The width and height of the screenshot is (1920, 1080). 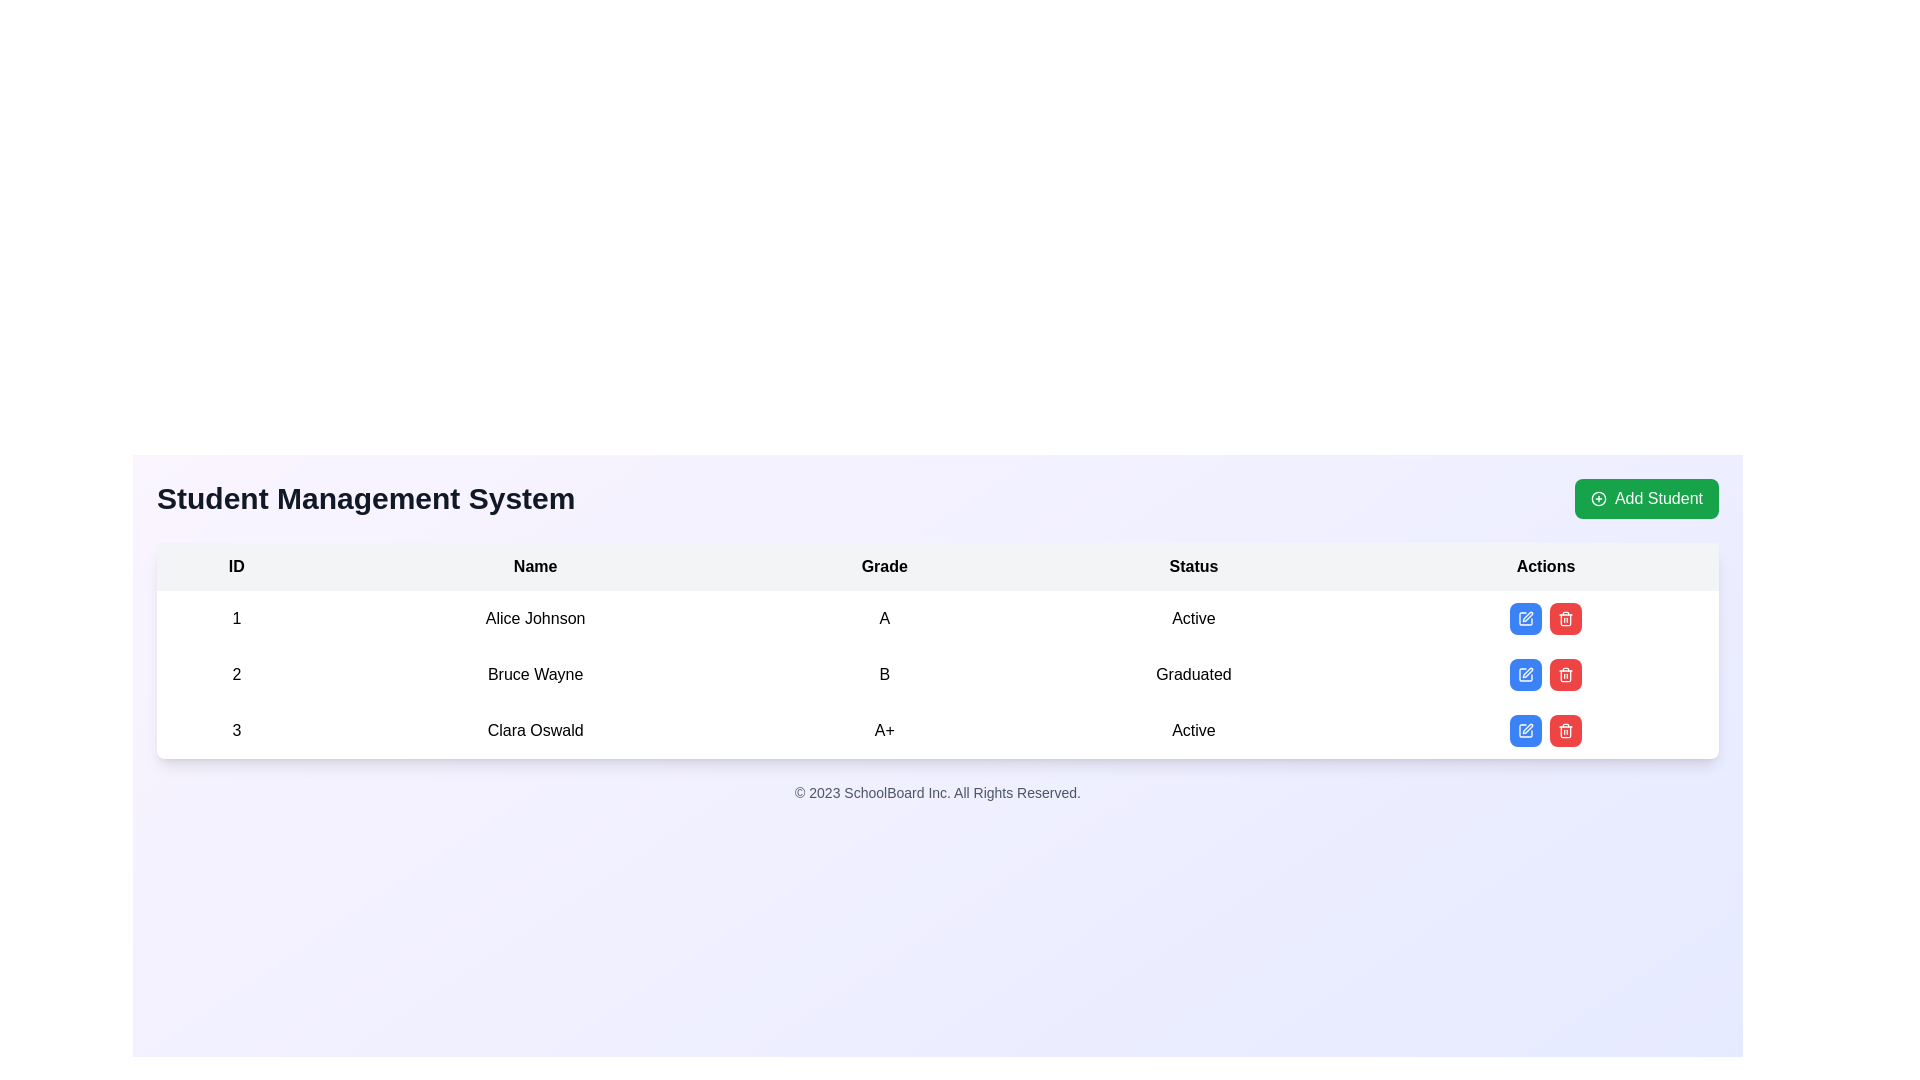 What do you see at coordinates (1193, 567) in the screenshot?
I see `label text 'Status' which is displayed in bold black on a light gray background, located in the fourth cell of the table header` at bounding box center [1193, 567].